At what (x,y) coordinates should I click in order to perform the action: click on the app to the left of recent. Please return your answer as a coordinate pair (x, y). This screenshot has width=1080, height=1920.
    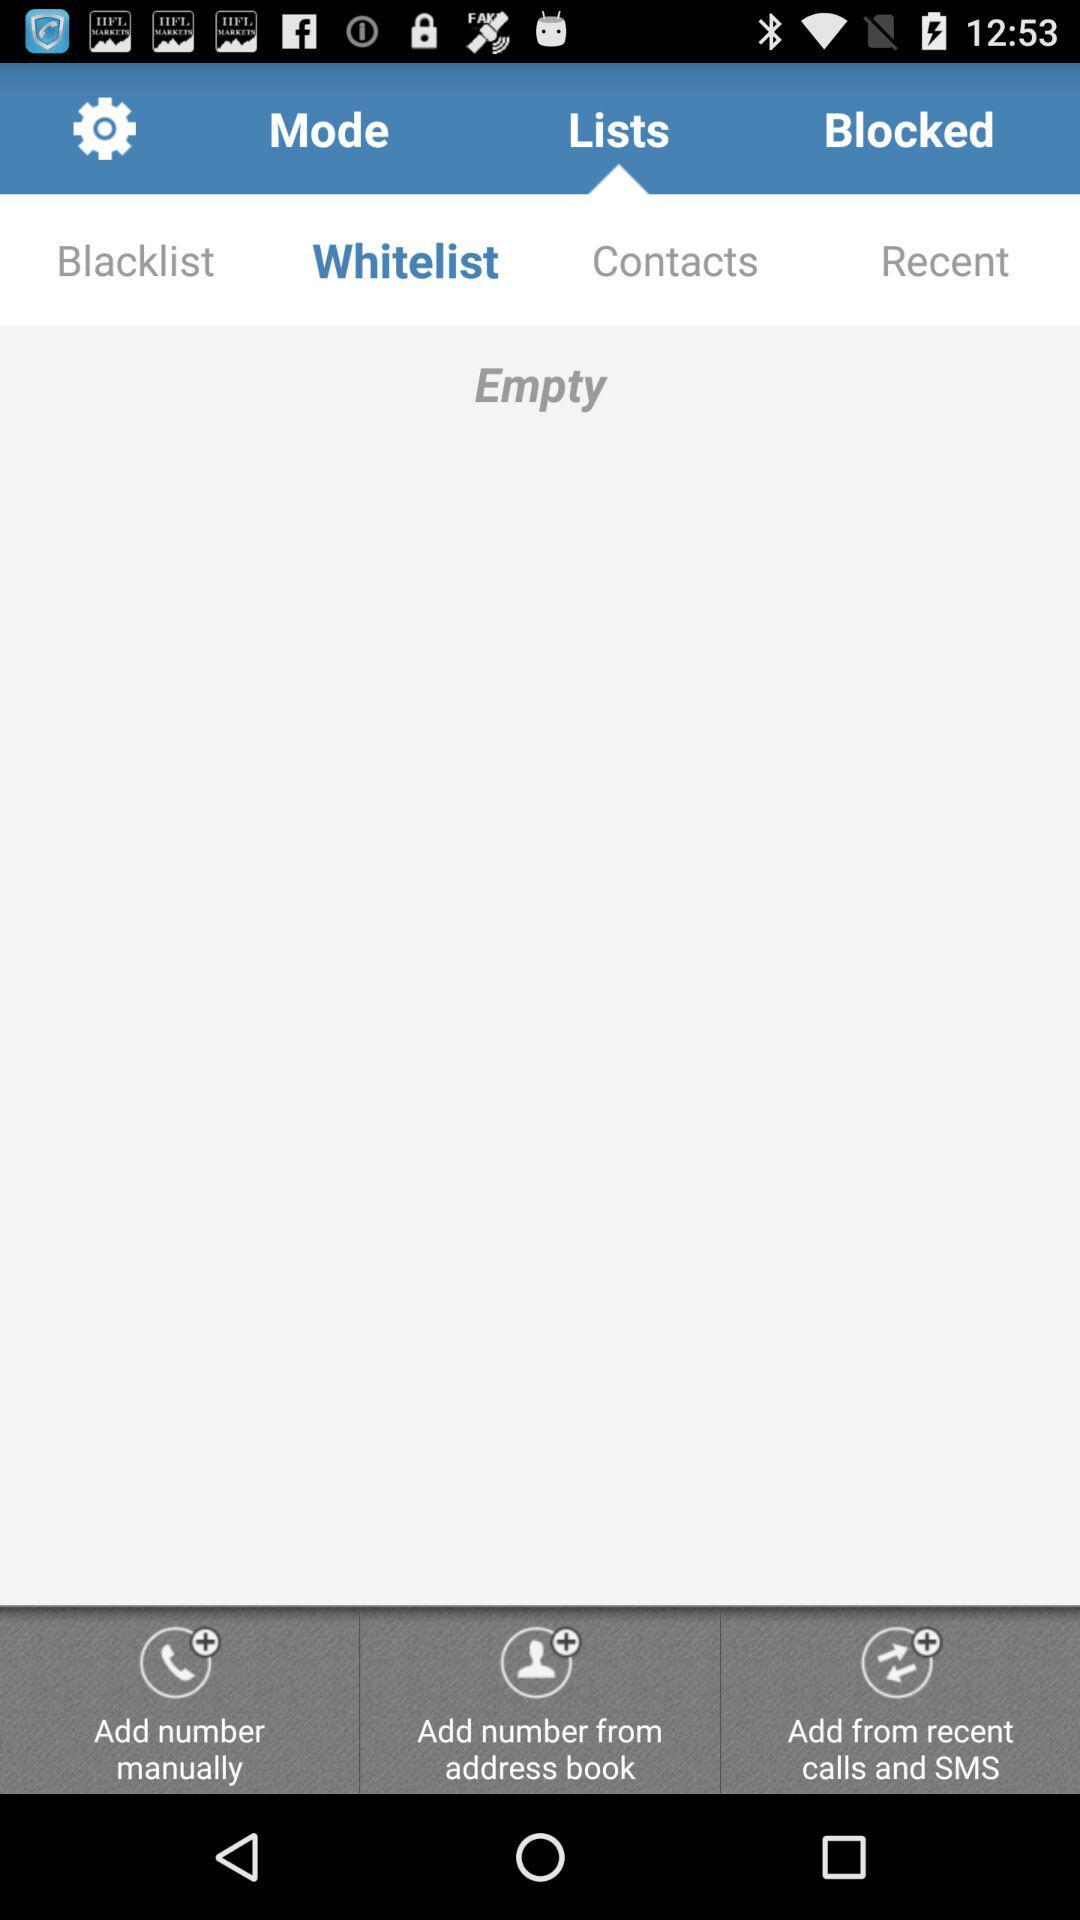
    Looking at the image, I should click on (675, 258).